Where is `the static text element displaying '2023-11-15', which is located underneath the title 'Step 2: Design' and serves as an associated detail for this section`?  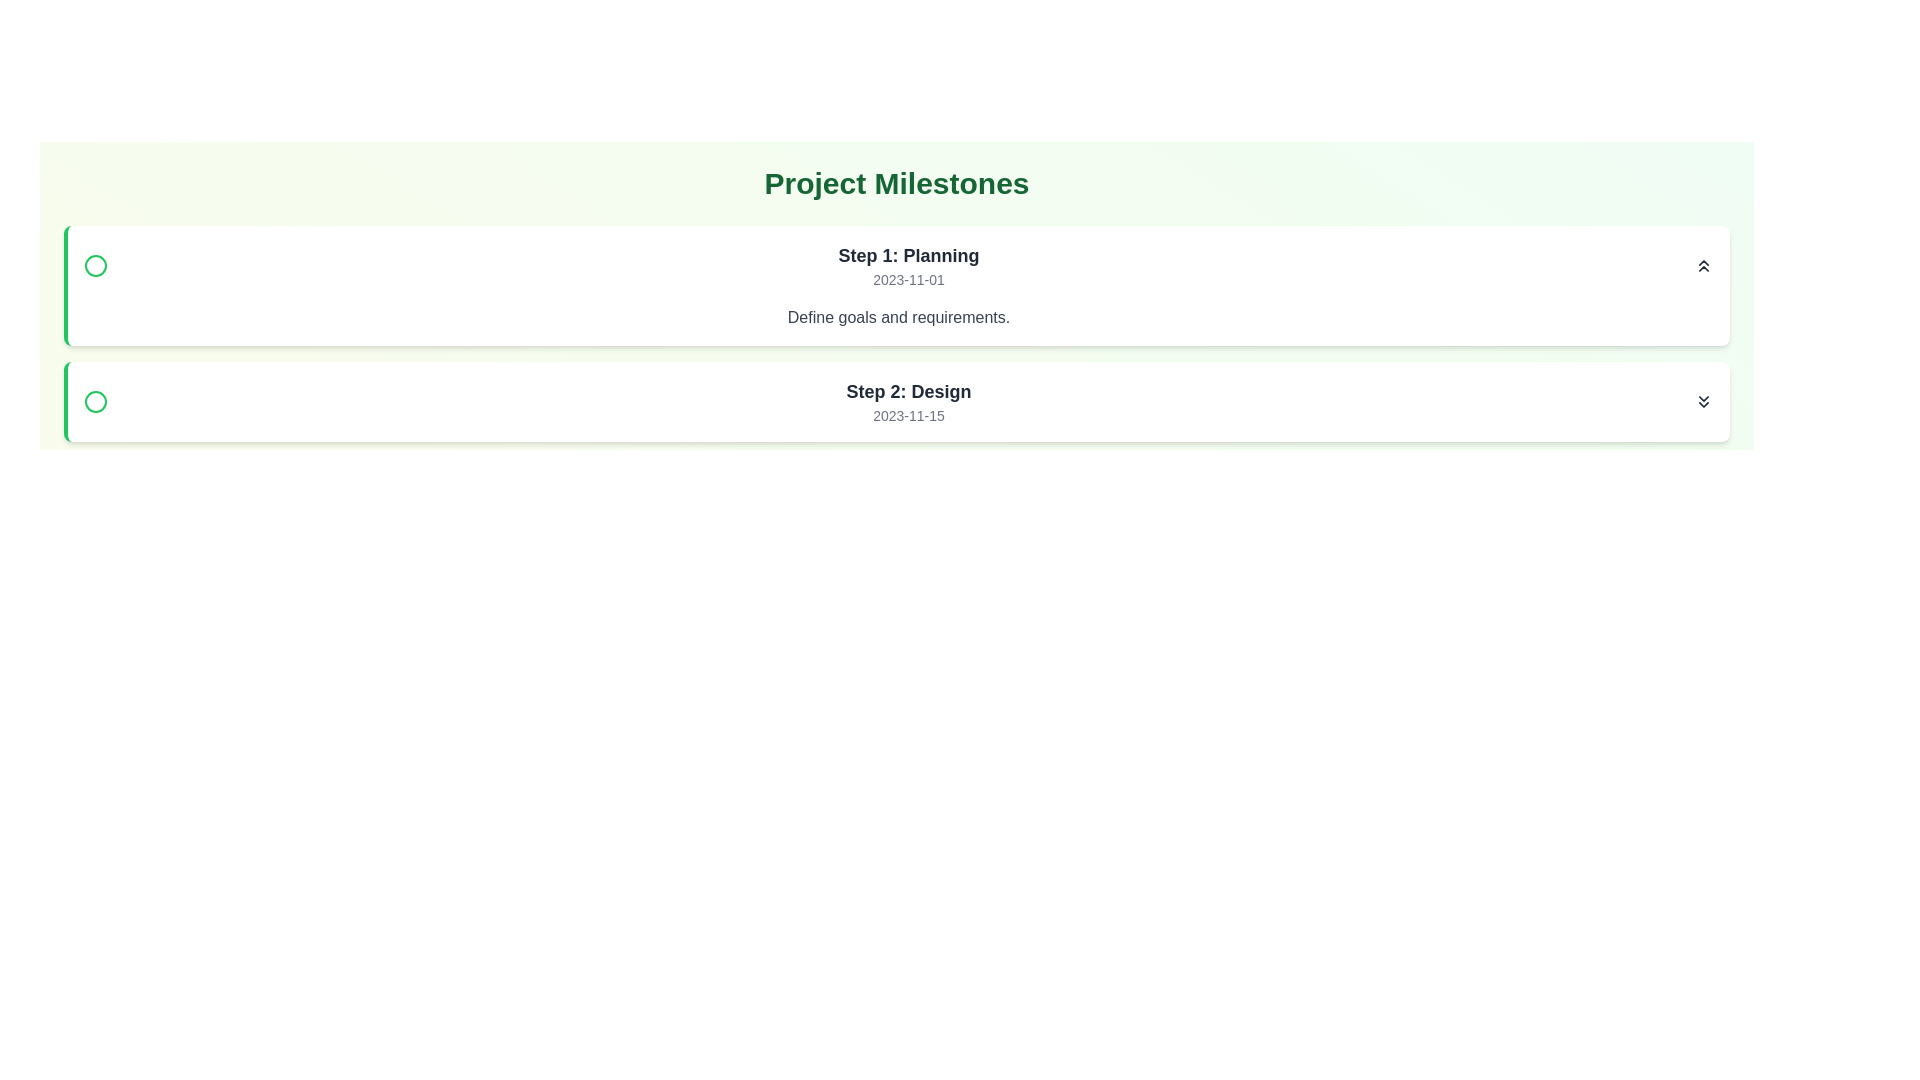 the static text element displaying '2023-11-15', which is located underneath the title 'Step 2: Design' and serves as an associated detail for this section is located at coordinates (907, 415).